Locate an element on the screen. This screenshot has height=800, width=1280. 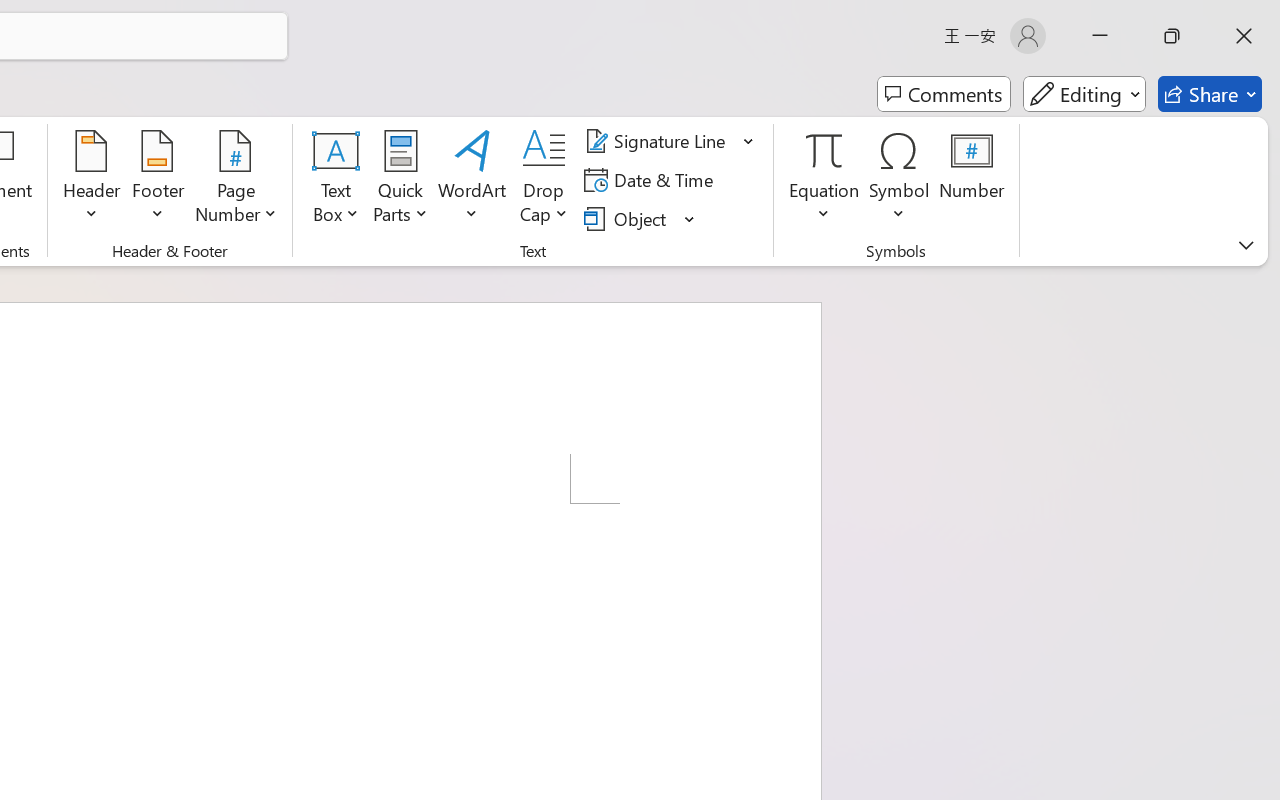
'Signature Line' is located at coordinates (658, 141).